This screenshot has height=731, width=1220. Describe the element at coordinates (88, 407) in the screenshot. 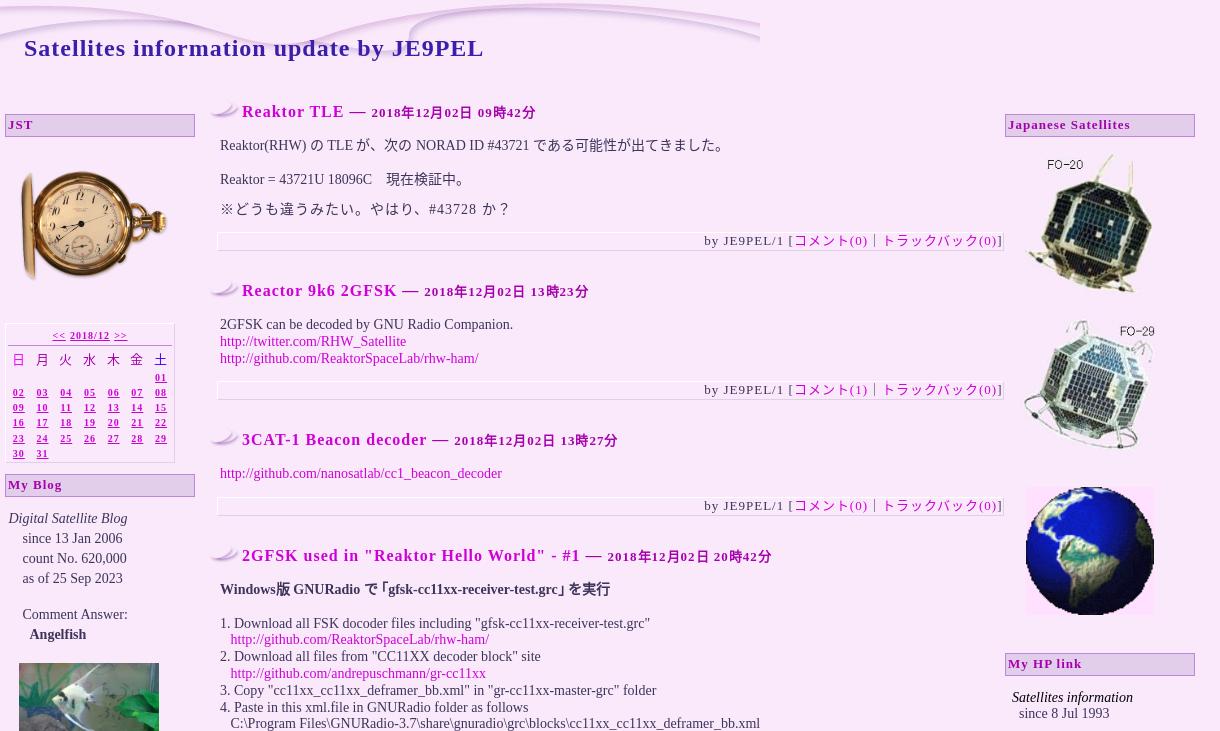

I see `'12'` at that location.